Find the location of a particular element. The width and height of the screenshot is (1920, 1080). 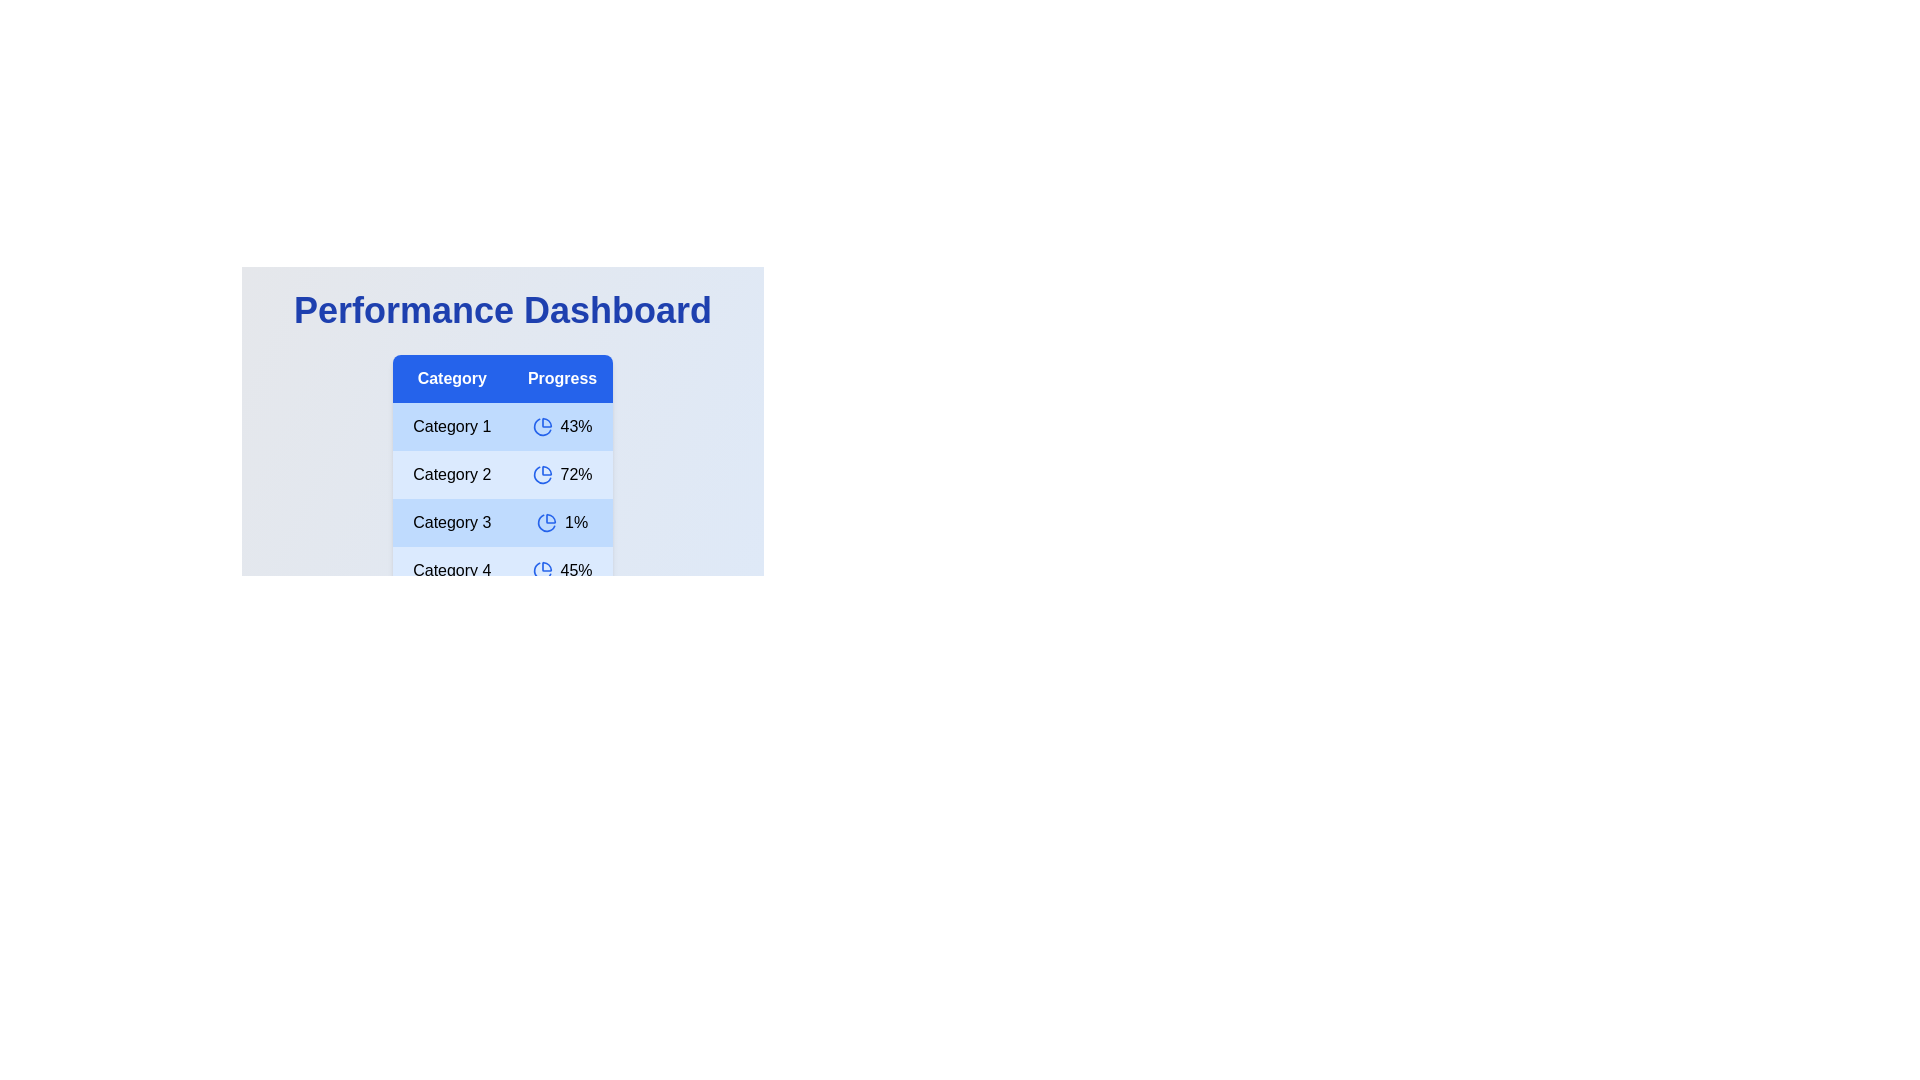

the pie chart icons for Category 2 category is located at coordinates (542, 474).